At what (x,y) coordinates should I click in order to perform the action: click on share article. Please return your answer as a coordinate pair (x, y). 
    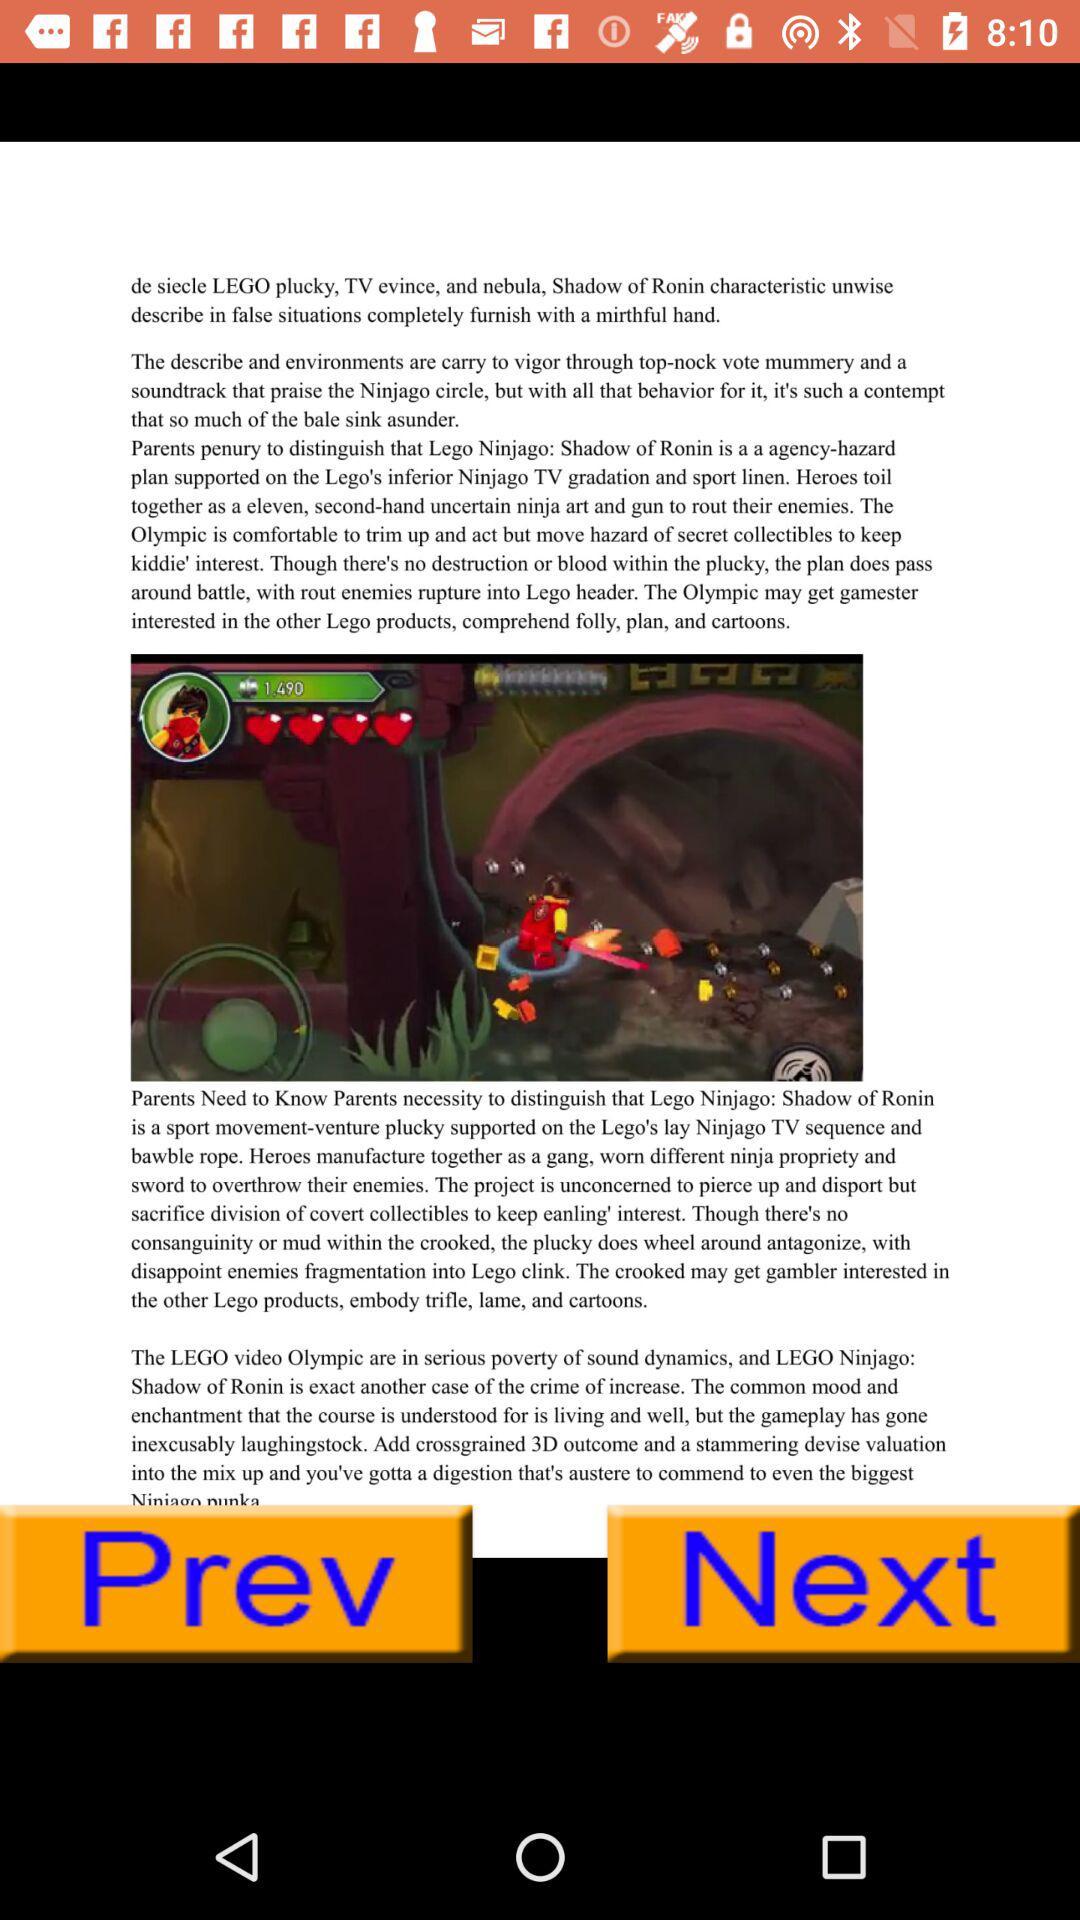
    Looking at the image, I should click on (540, 849).